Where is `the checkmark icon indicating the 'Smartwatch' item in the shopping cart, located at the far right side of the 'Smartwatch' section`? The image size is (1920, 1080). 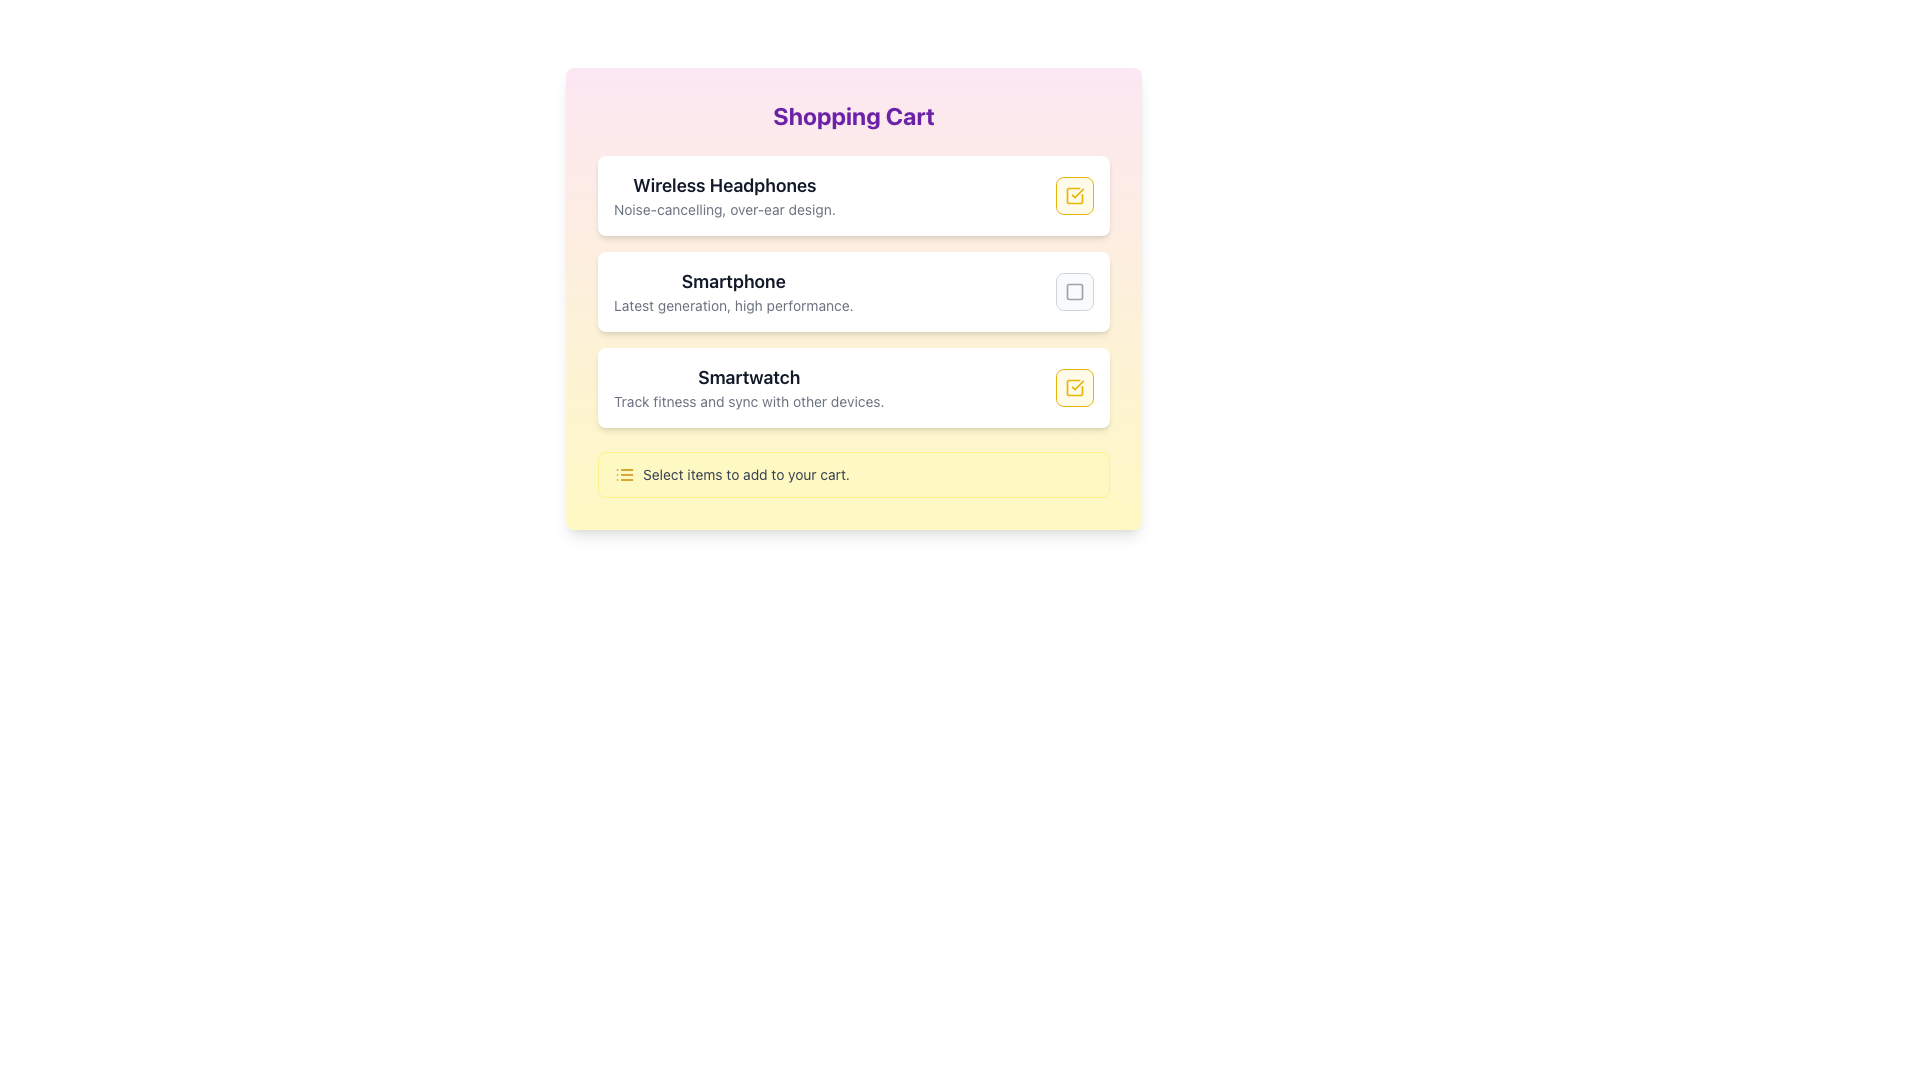 the checkmark icon indicating the 'Smartwatch' item in the shopping cart, located at the far right side of the 'Smartwatch' section is located at coordinates (1074, 388).